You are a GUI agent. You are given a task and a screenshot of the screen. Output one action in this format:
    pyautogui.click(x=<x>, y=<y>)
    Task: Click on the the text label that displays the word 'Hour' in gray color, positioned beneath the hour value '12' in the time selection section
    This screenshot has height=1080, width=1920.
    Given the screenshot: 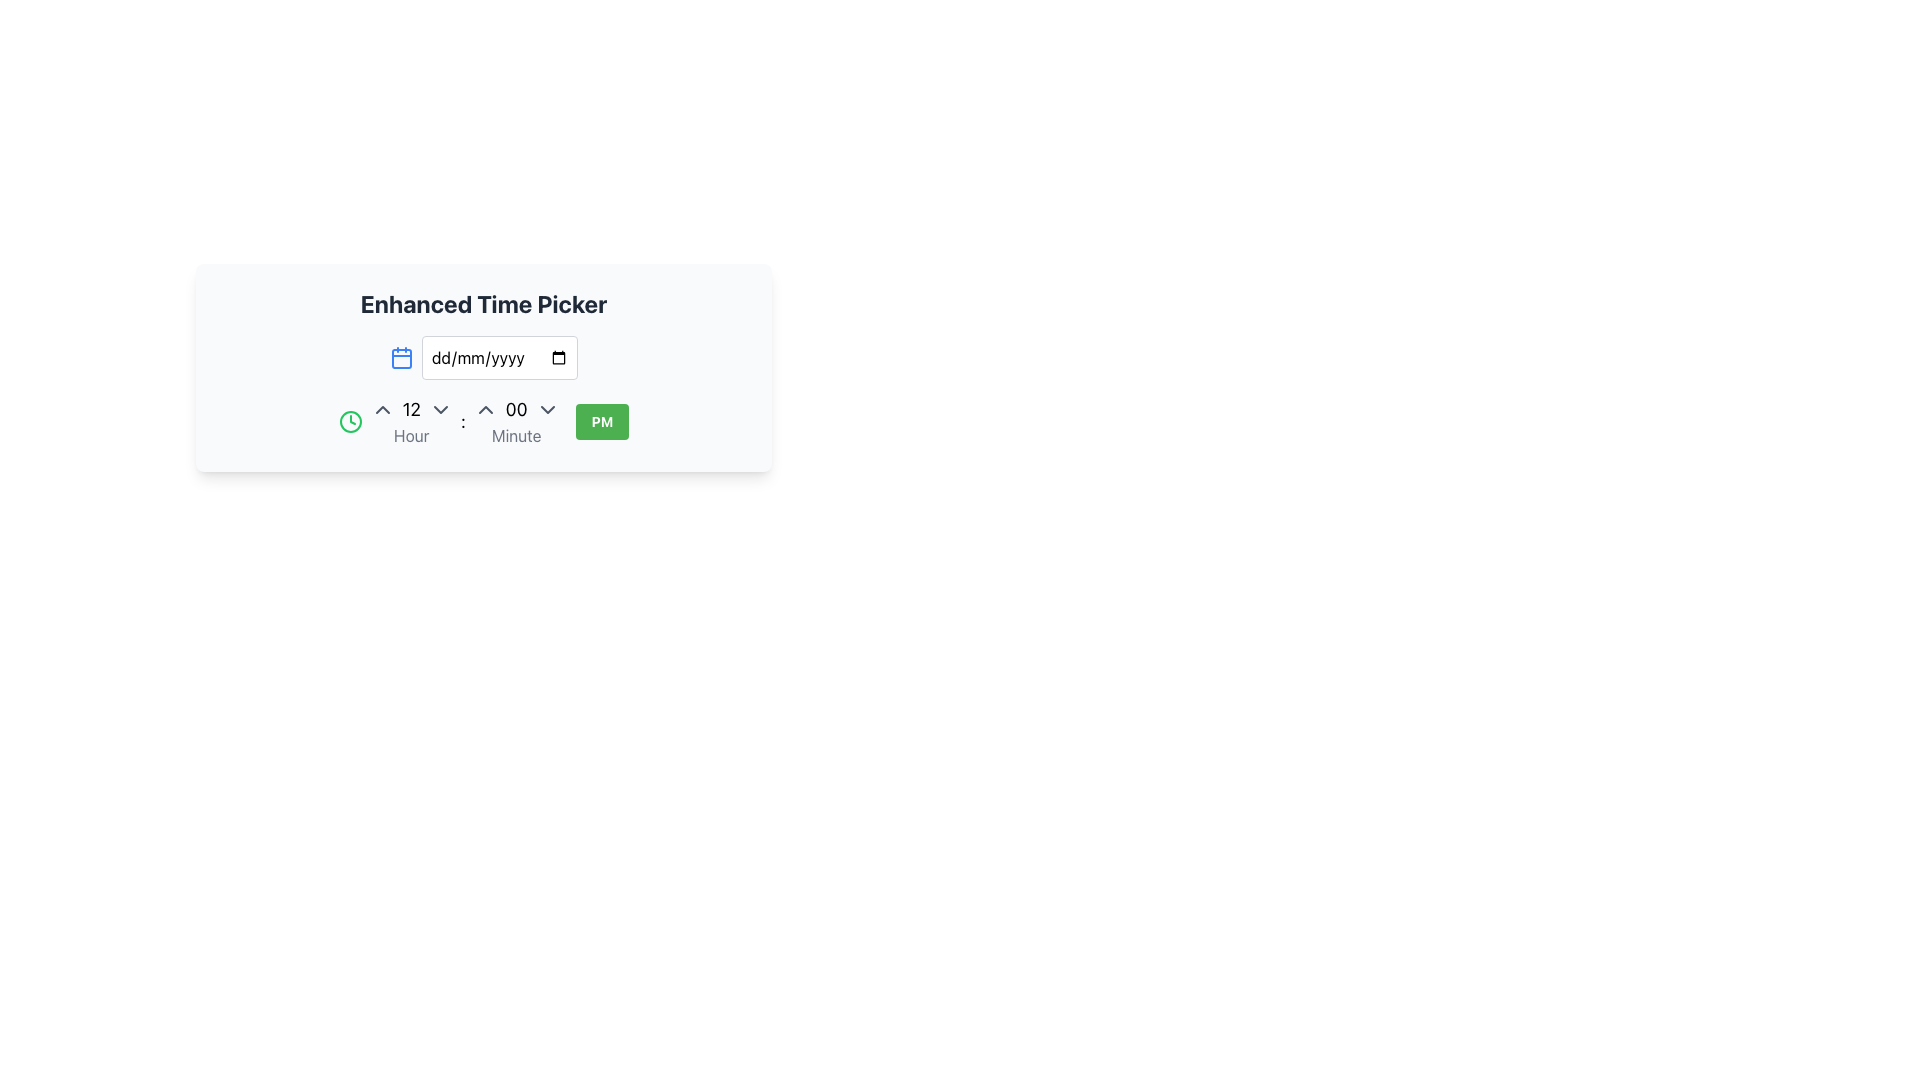 What is the action you would take?
    pyautogui.click(x=410, y=434)
    